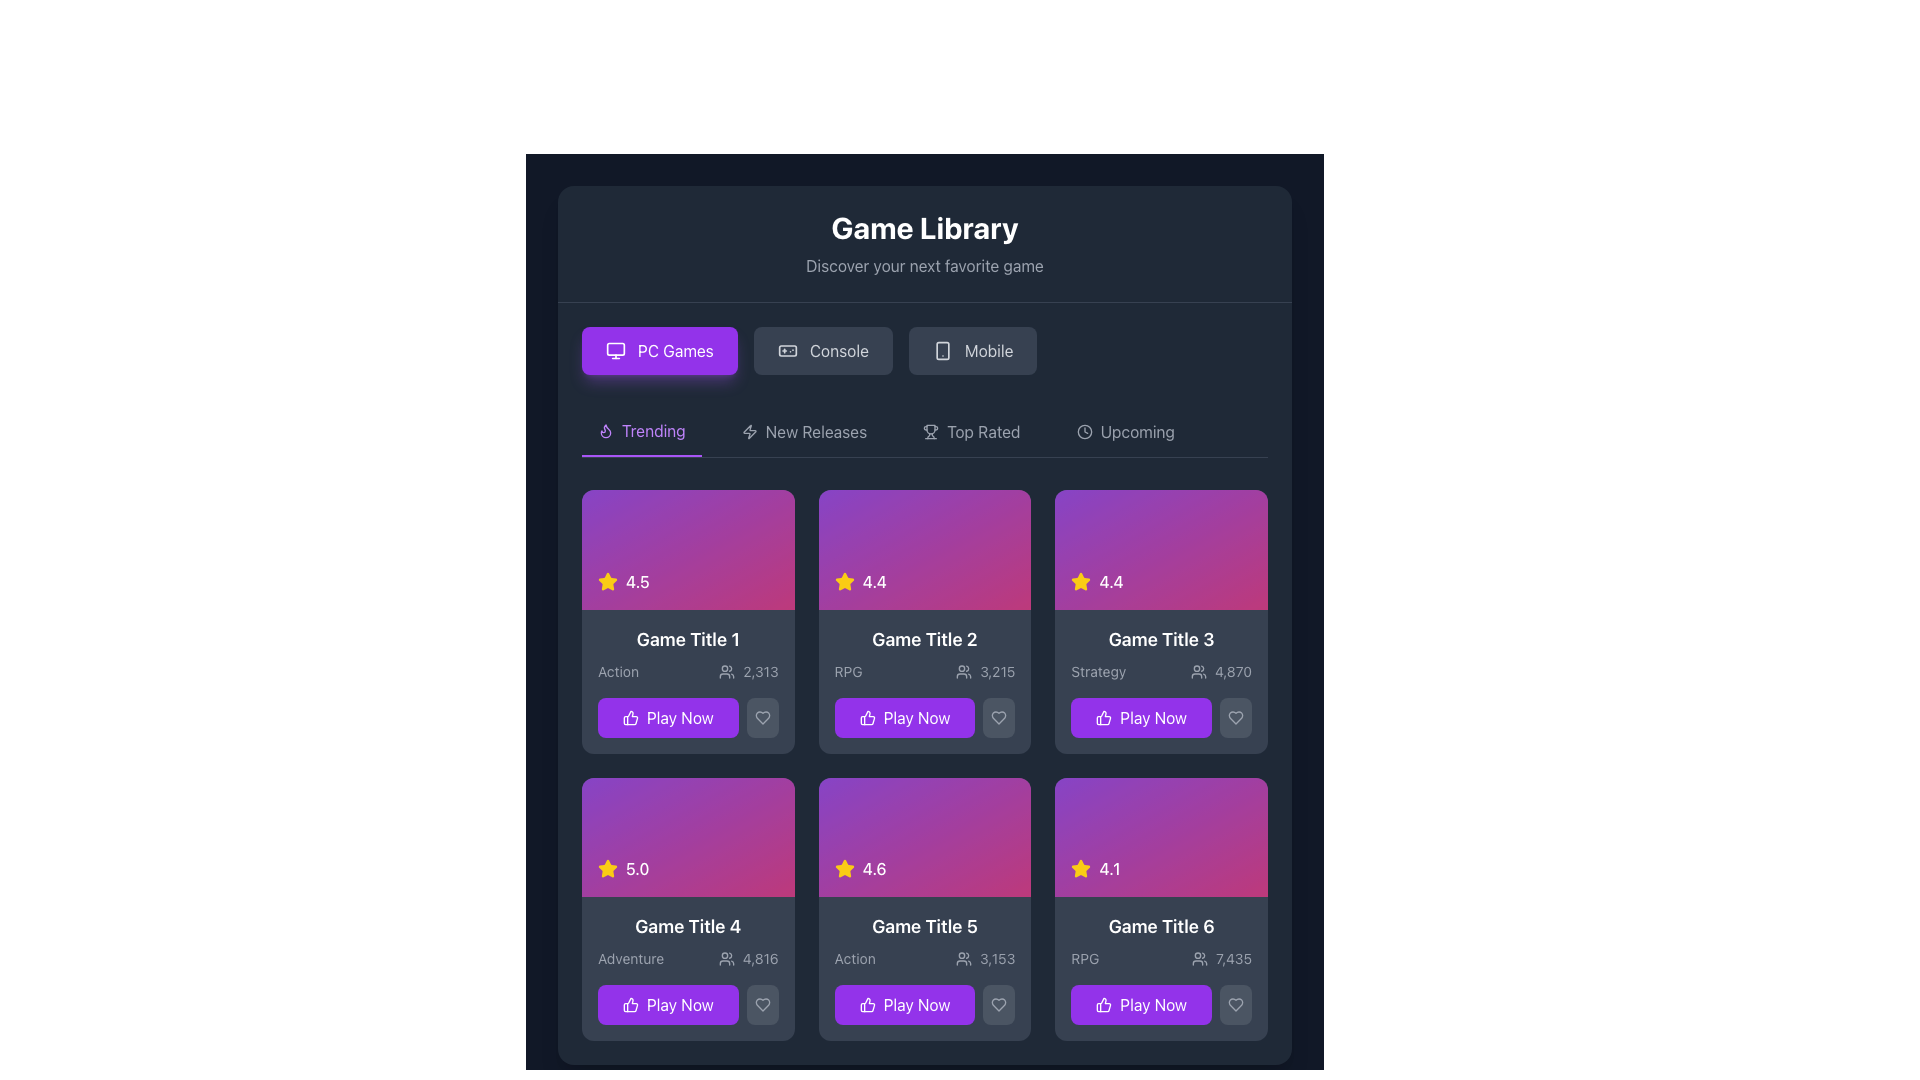 This screenshot has width=1920, height=1080. I want to click on the descriptive information element that displays the genre 'Adventure' and player count '4,816' located in the bottom half of the fourth game card in the second row, below 'Game Title 4' and above the 'Play Now' button, so click(688, 958).